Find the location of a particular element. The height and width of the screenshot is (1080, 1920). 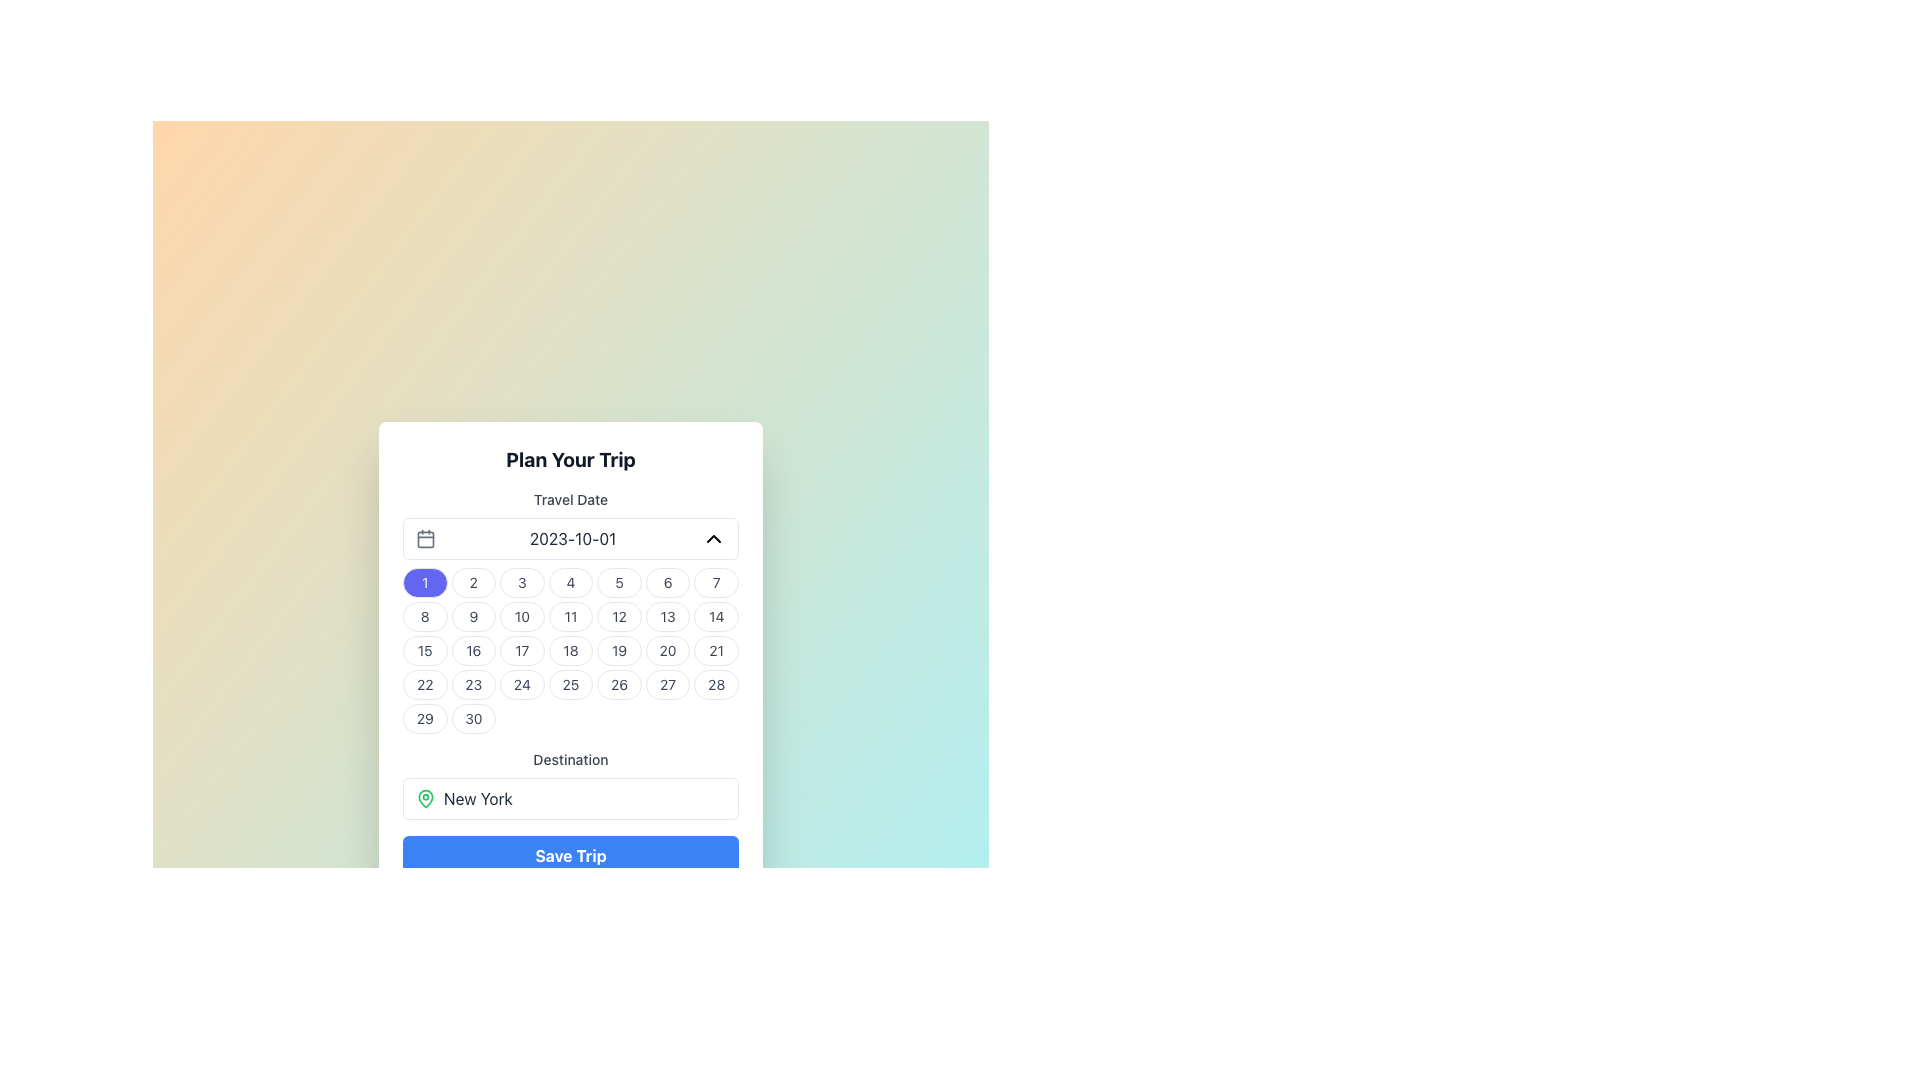

the selectable date option button representing the date '13' in the calendar-style date picker located in the second row and sixth column of the grid is located at coordinates (668, 616).